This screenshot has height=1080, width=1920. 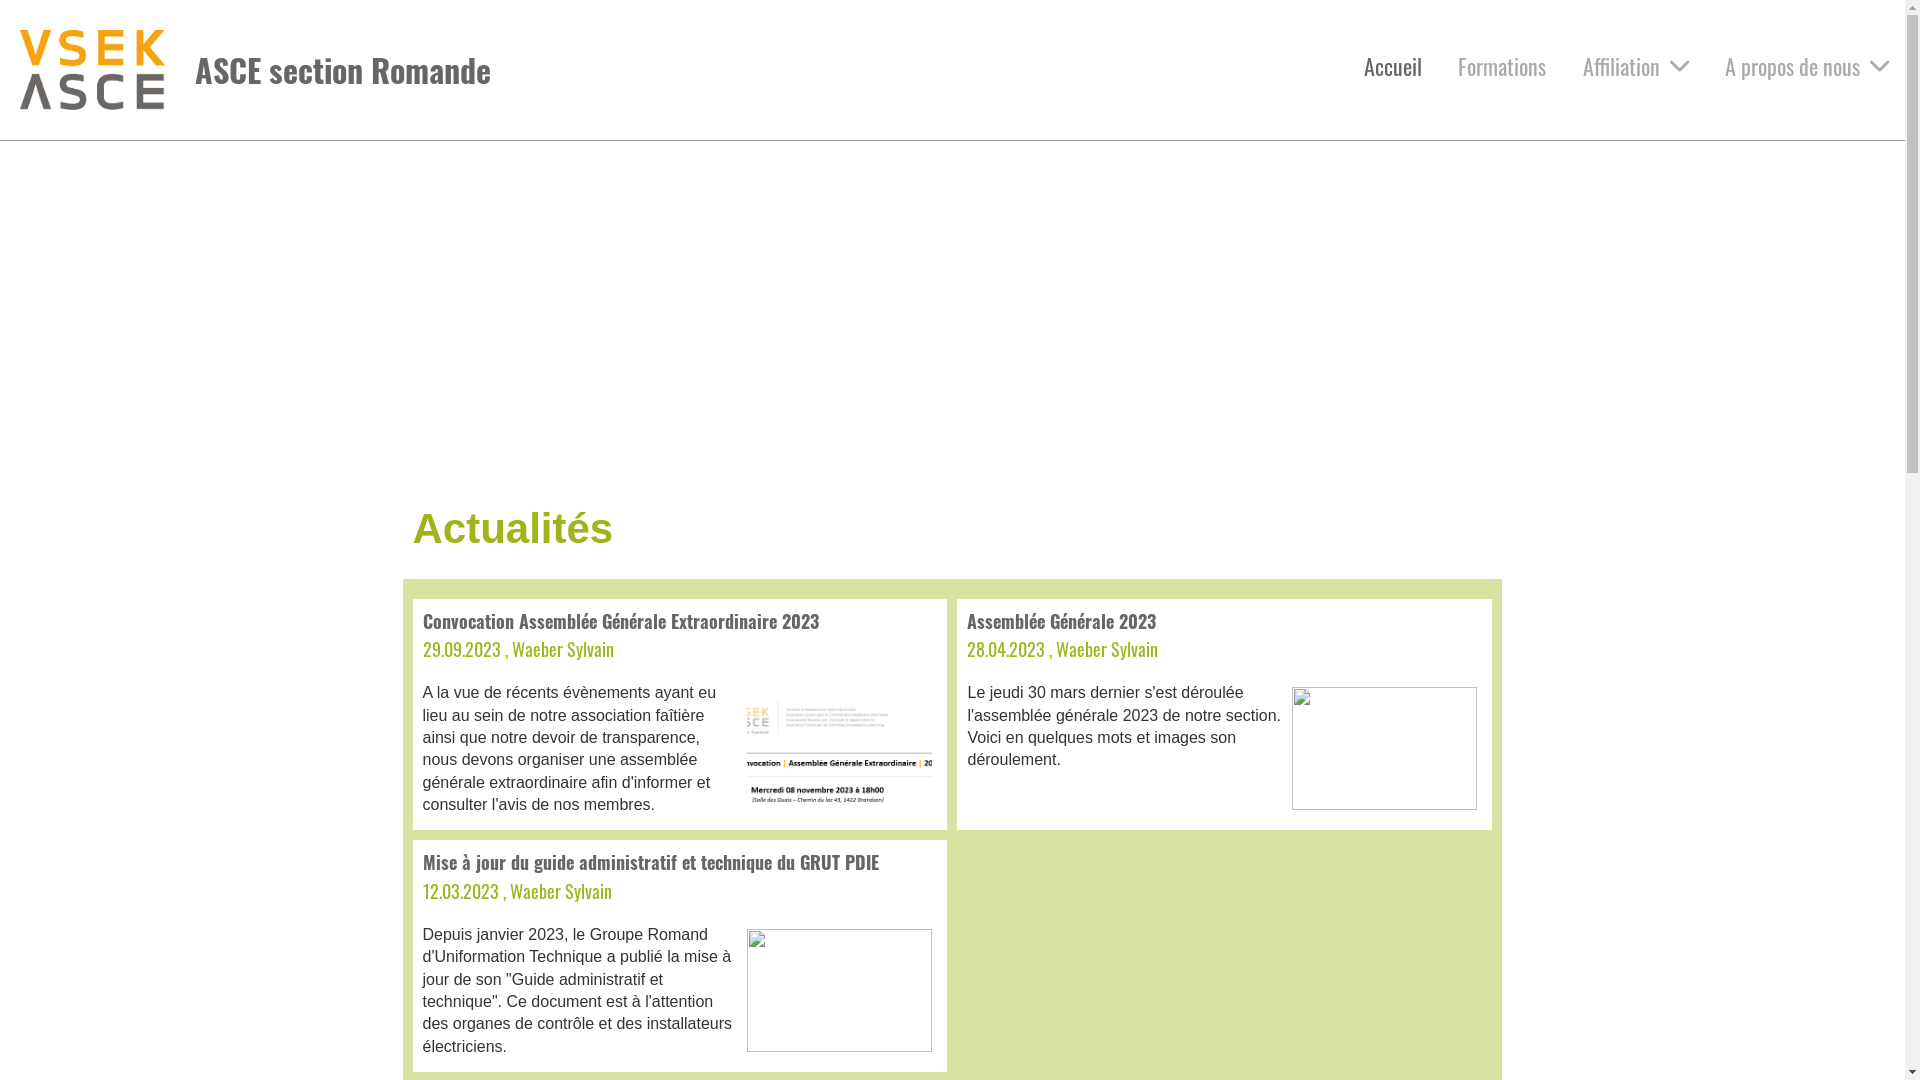 I want to click on 'Formations', so click(x=1502, y=65).